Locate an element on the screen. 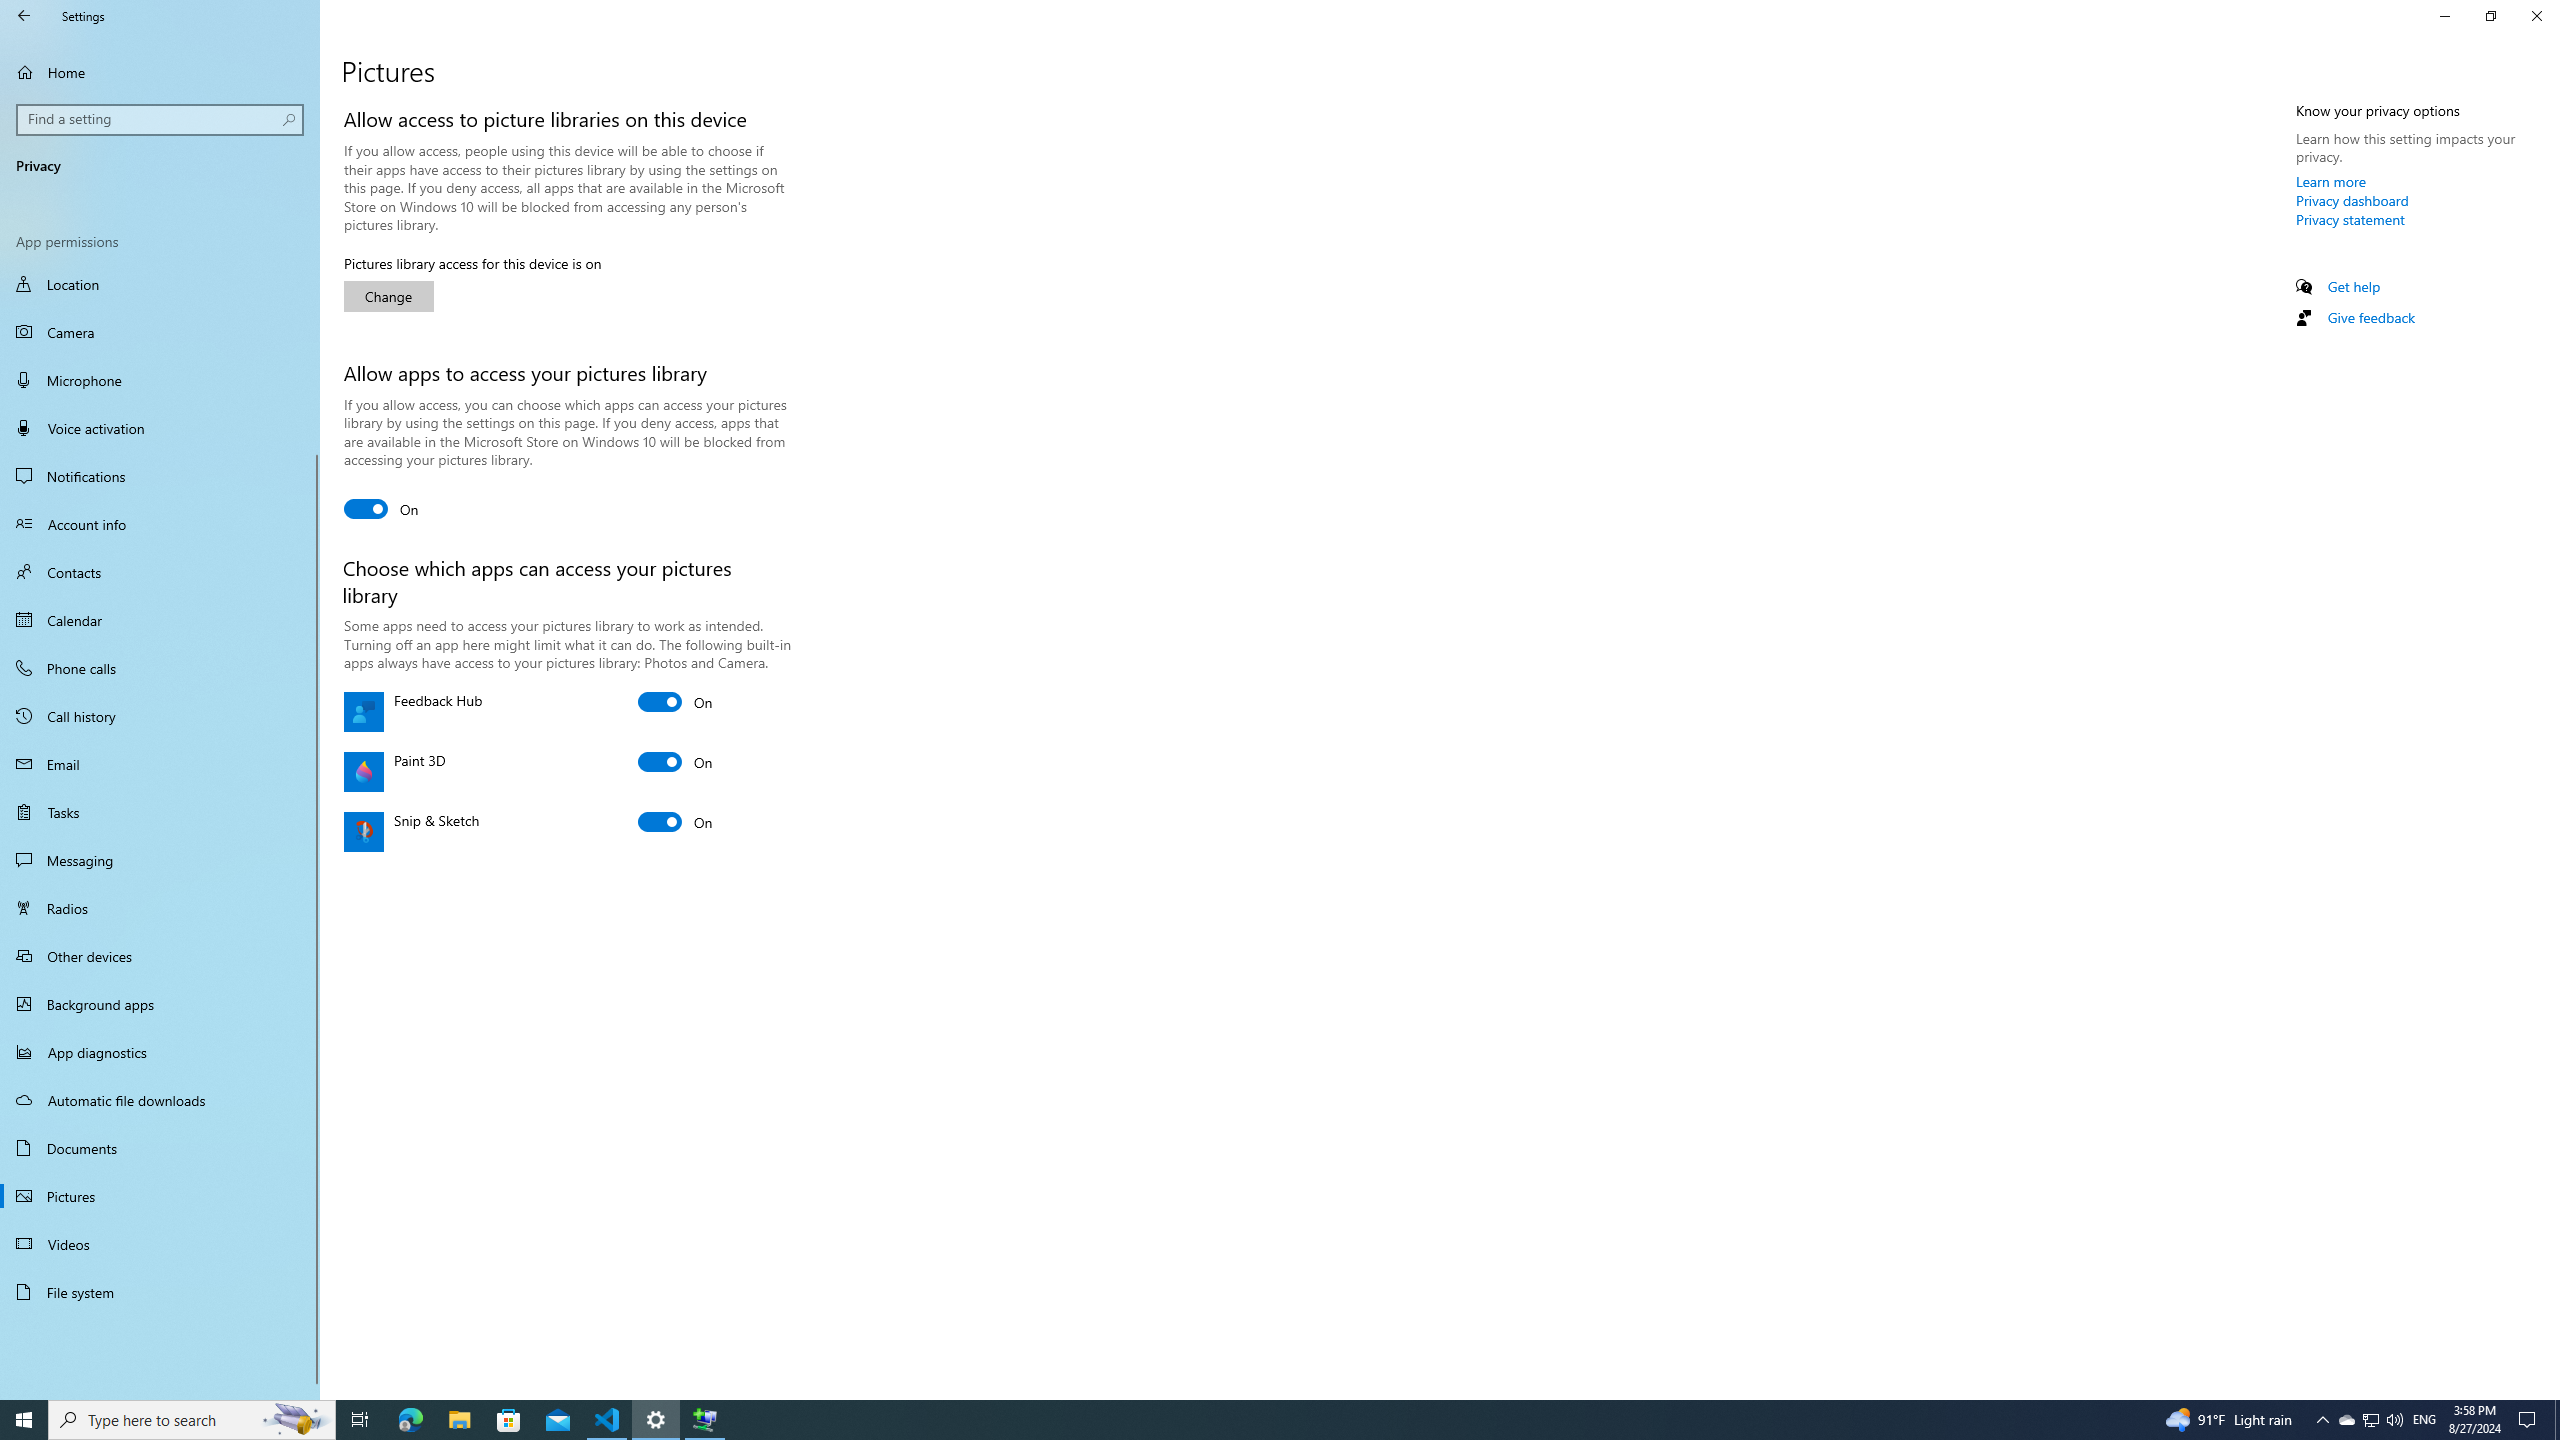 The width and height of the screenshot is (2560, 1440). 'Notifications' is located at coordinates (159, 474).